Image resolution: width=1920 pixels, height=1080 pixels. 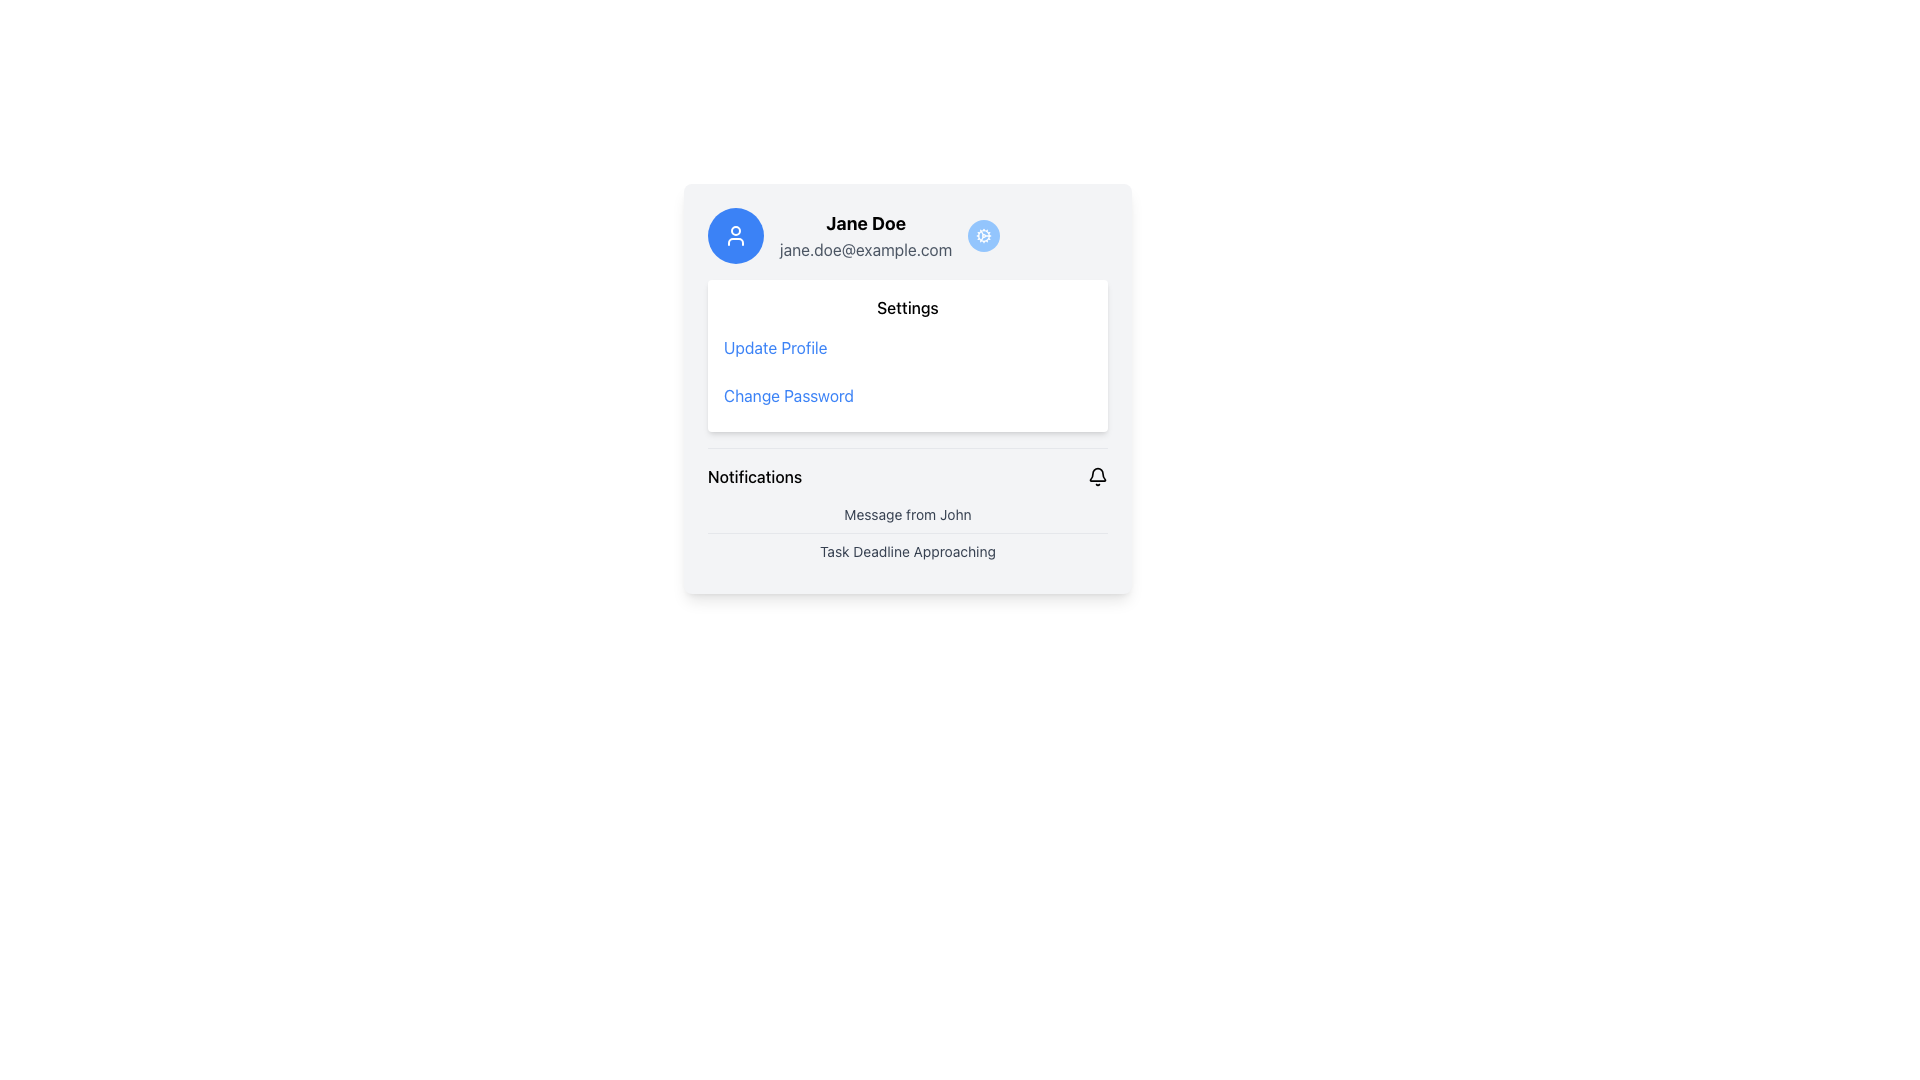 What do you see at coordinates (983, 234) in the screenshot?
I see `the settings icon located near the top-right corner inside the profile information section of the user interface` at bounding box center [983, 234].